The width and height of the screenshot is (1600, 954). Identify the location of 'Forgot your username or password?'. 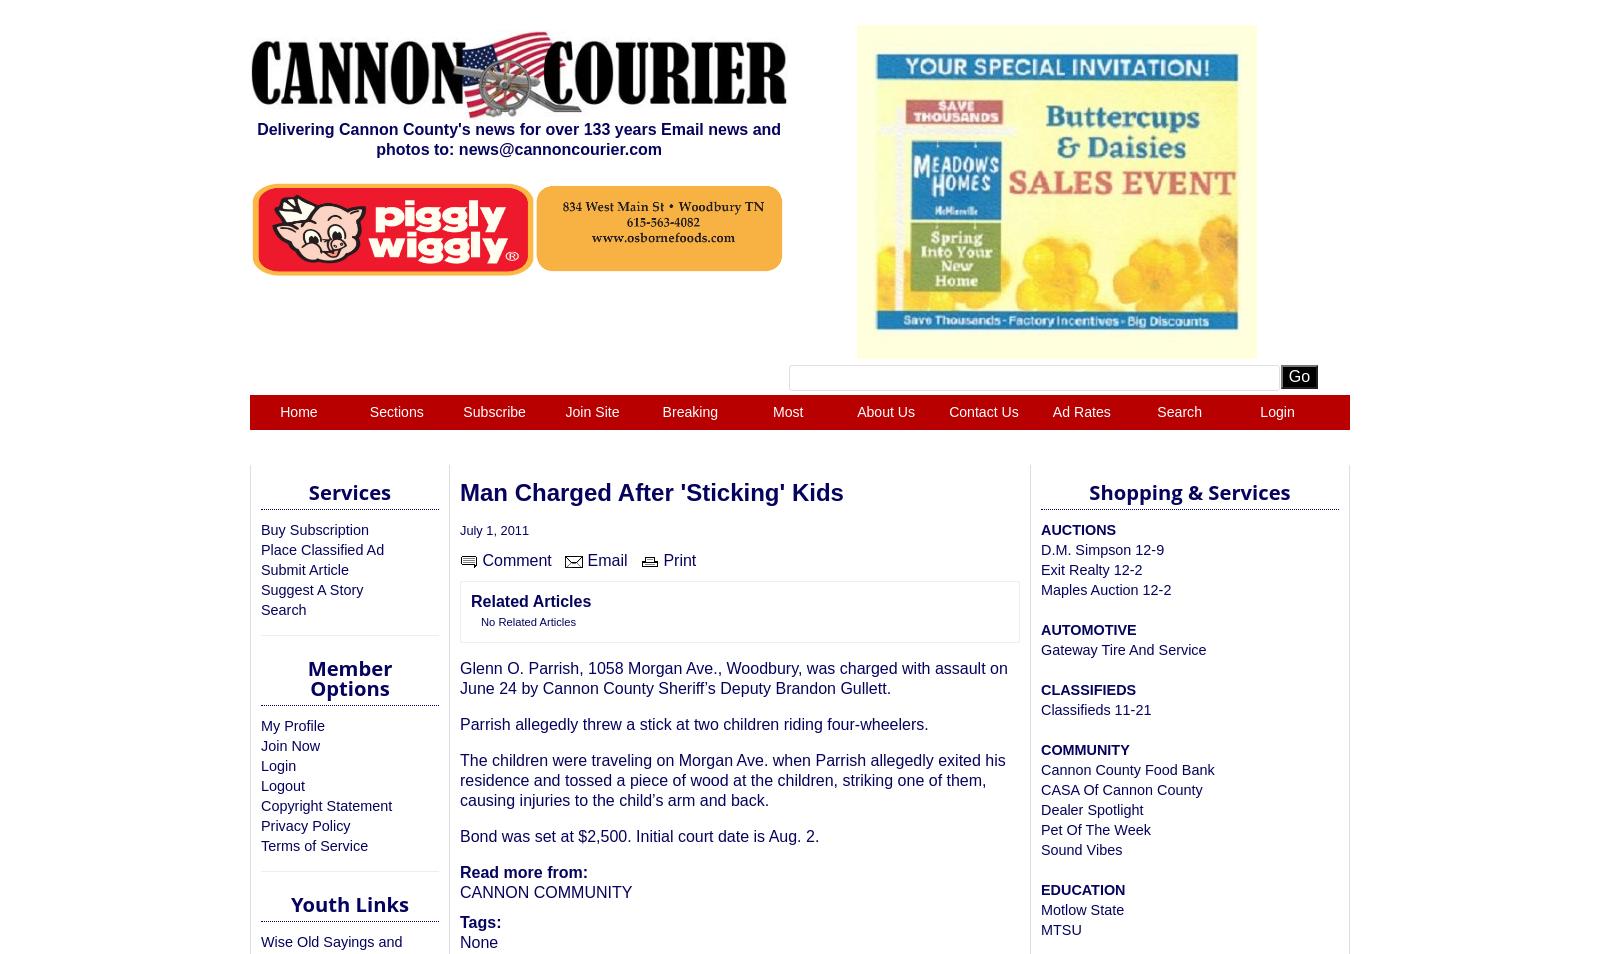
(651, 509).